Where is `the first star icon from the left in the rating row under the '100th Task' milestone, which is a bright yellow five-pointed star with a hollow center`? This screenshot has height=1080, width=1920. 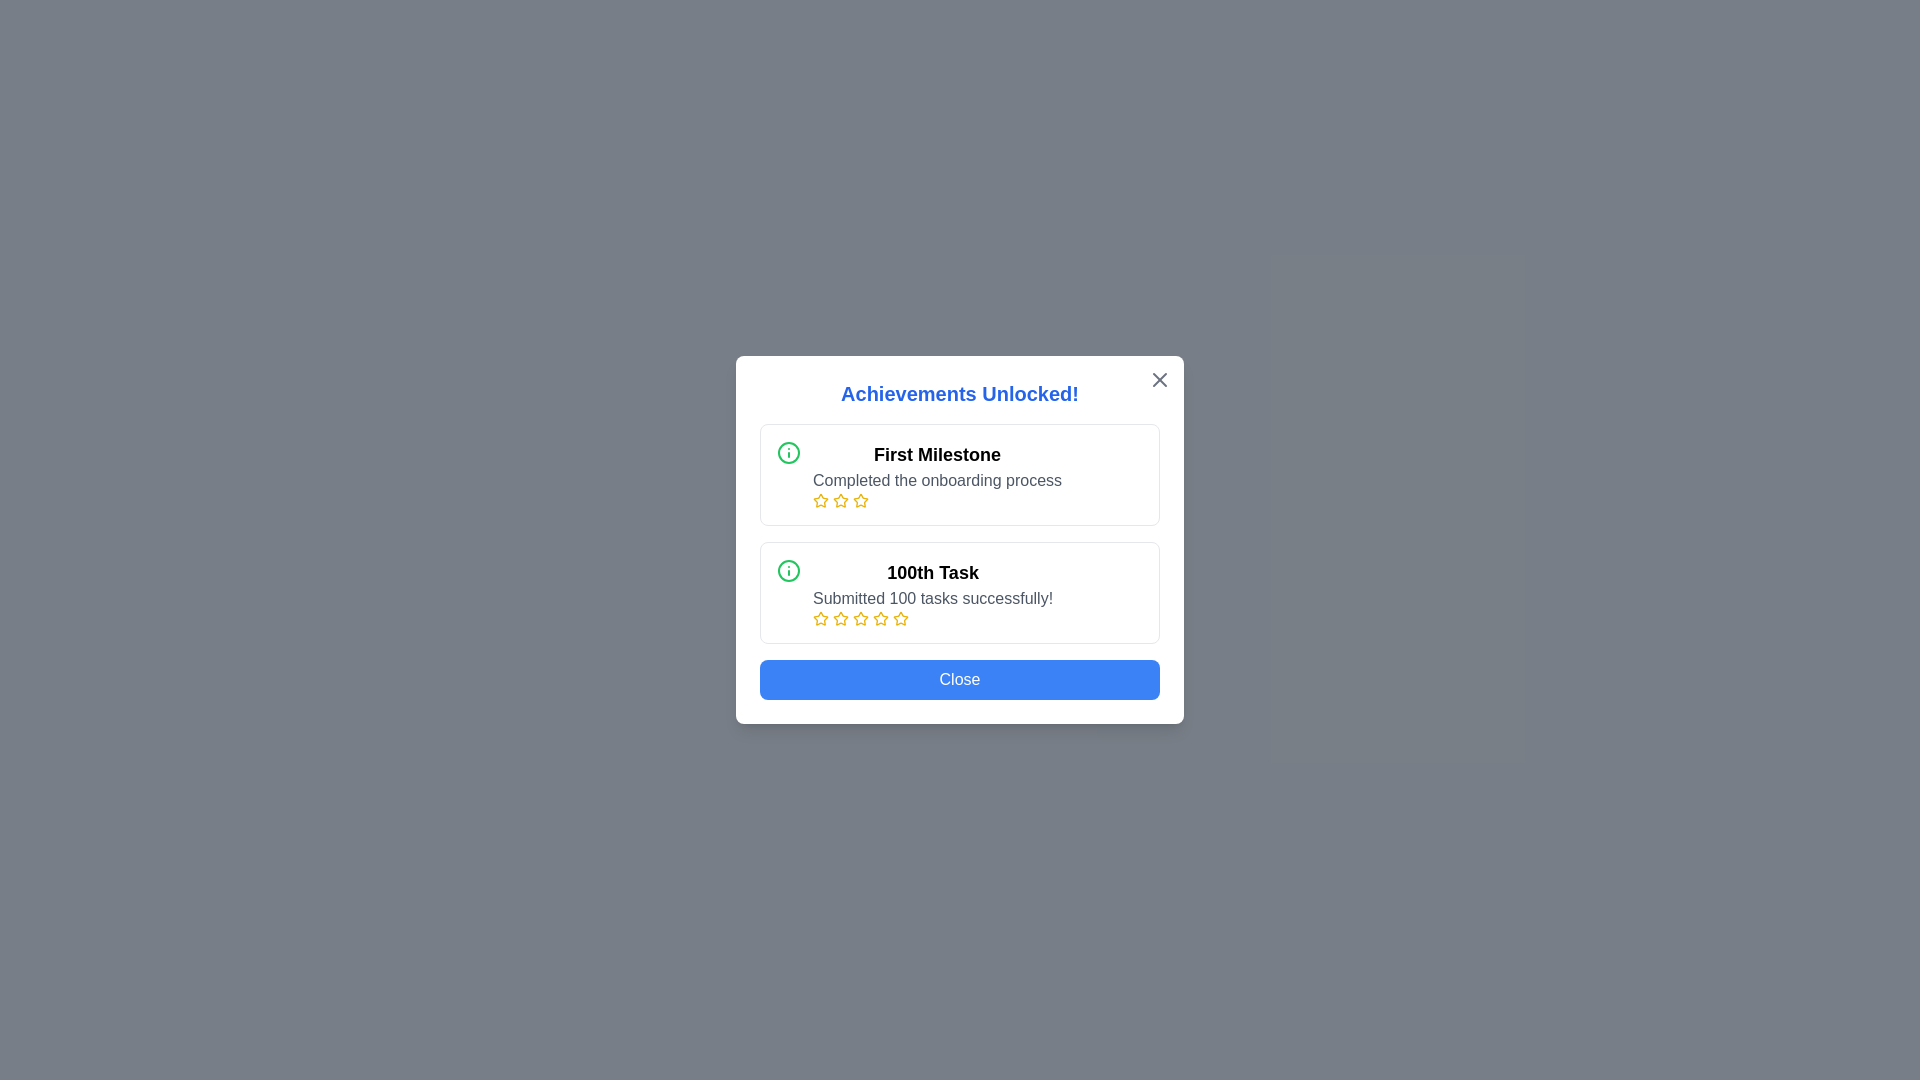
the first star icon from the left in the rating row under the '100th Task' milestone, which is a bright yellow five-pointed star with a hollow center is located at coordinates (840, 617).